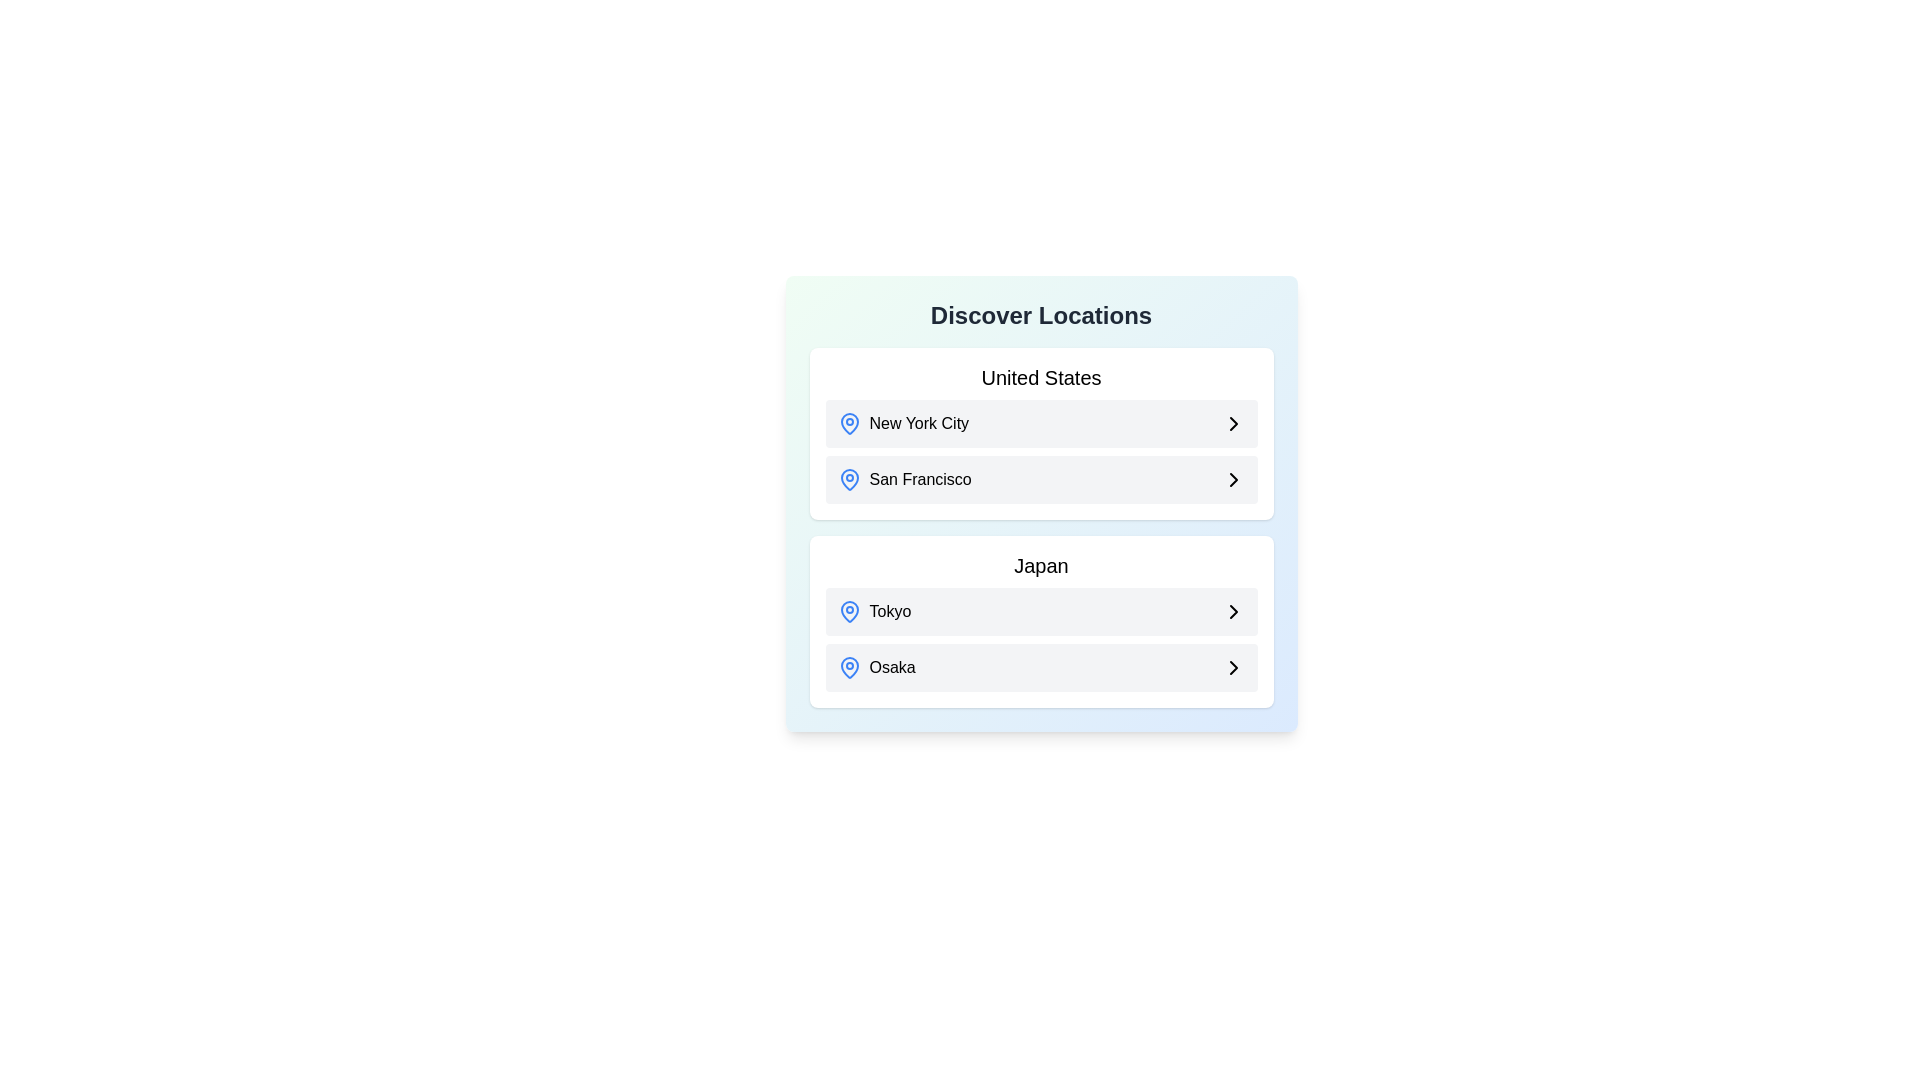 Image resolution: width=1920 pixels, height=1080 pixels. What do you see at coordinates (849, 479) in the screenshot?
I see `the blue-colored map pin icon located to the left of the text 'San Francisco' in the second row of the 'United States' section under the header 'Discover Locations.'` at bounding box center [849, 479].